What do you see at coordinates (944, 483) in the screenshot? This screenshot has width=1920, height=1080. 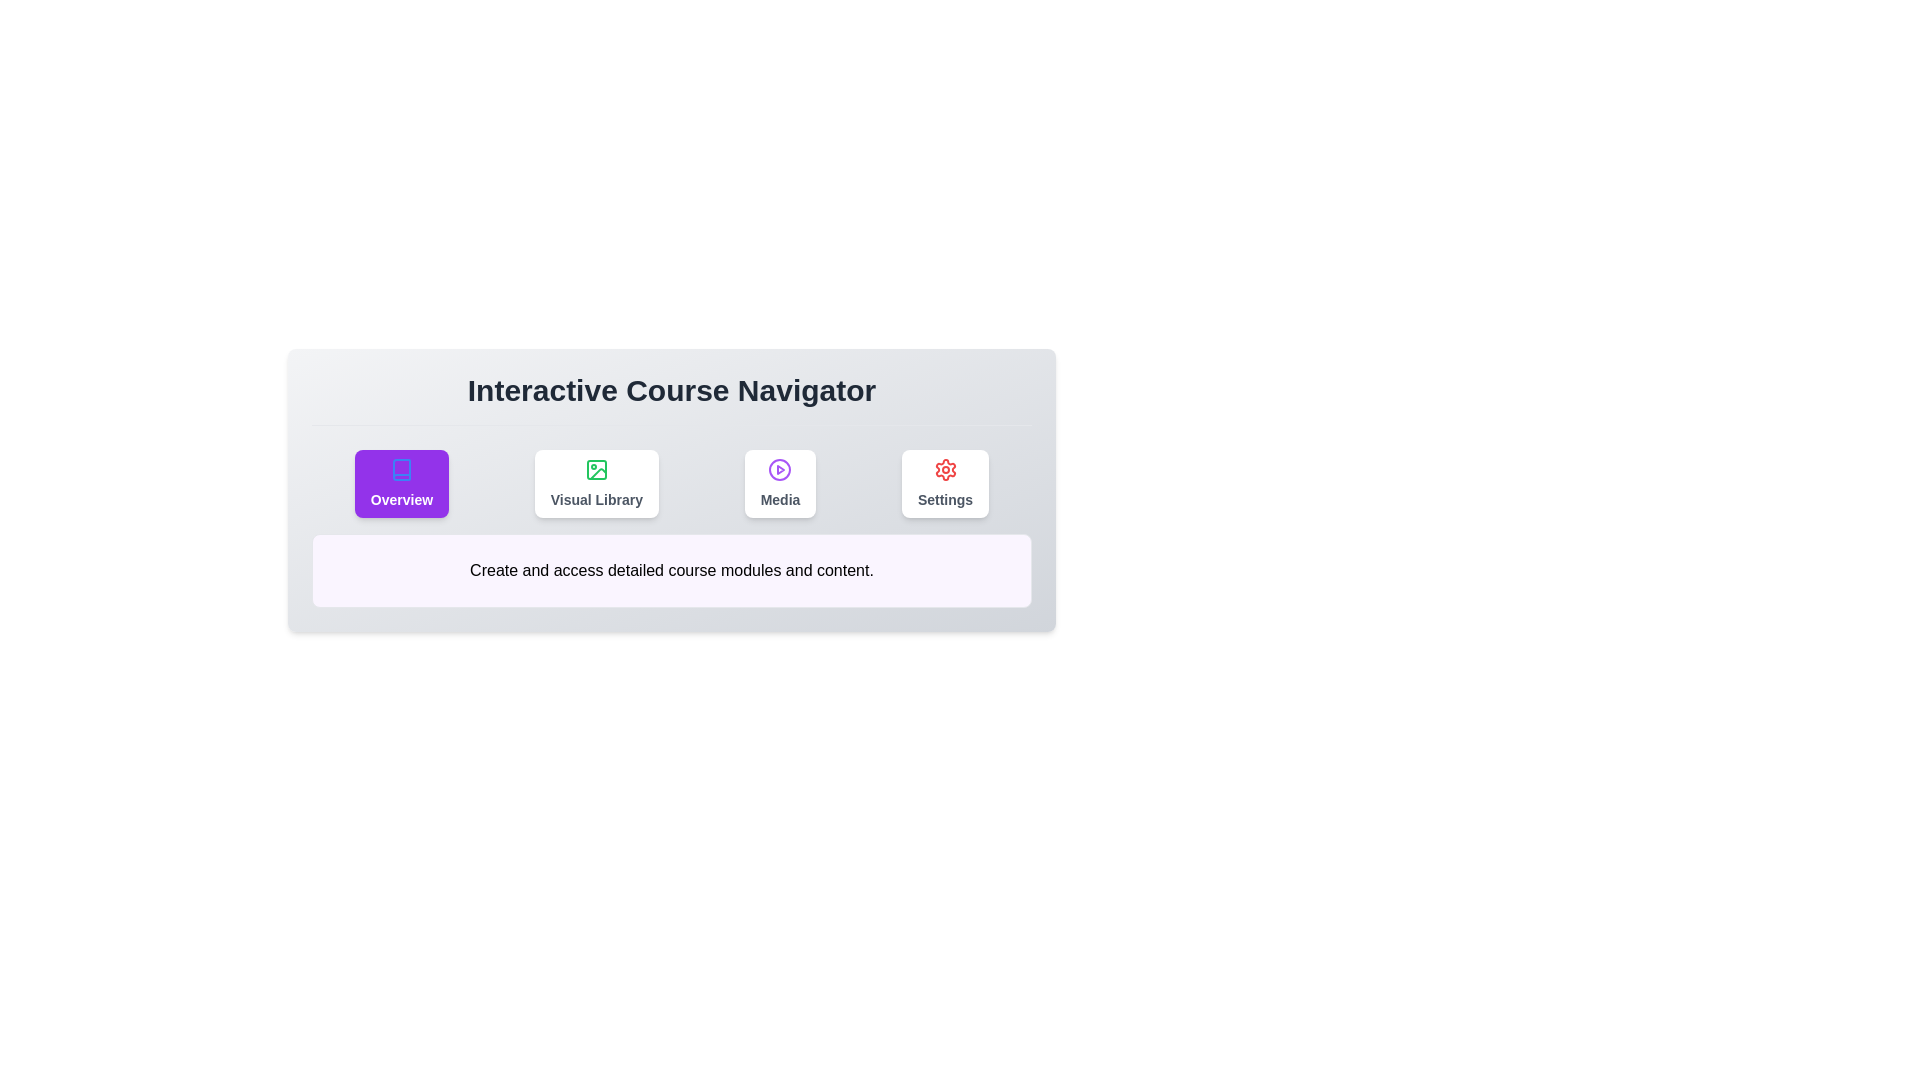 I see `the tab labeled Settings` at bounding box center [944, 483].